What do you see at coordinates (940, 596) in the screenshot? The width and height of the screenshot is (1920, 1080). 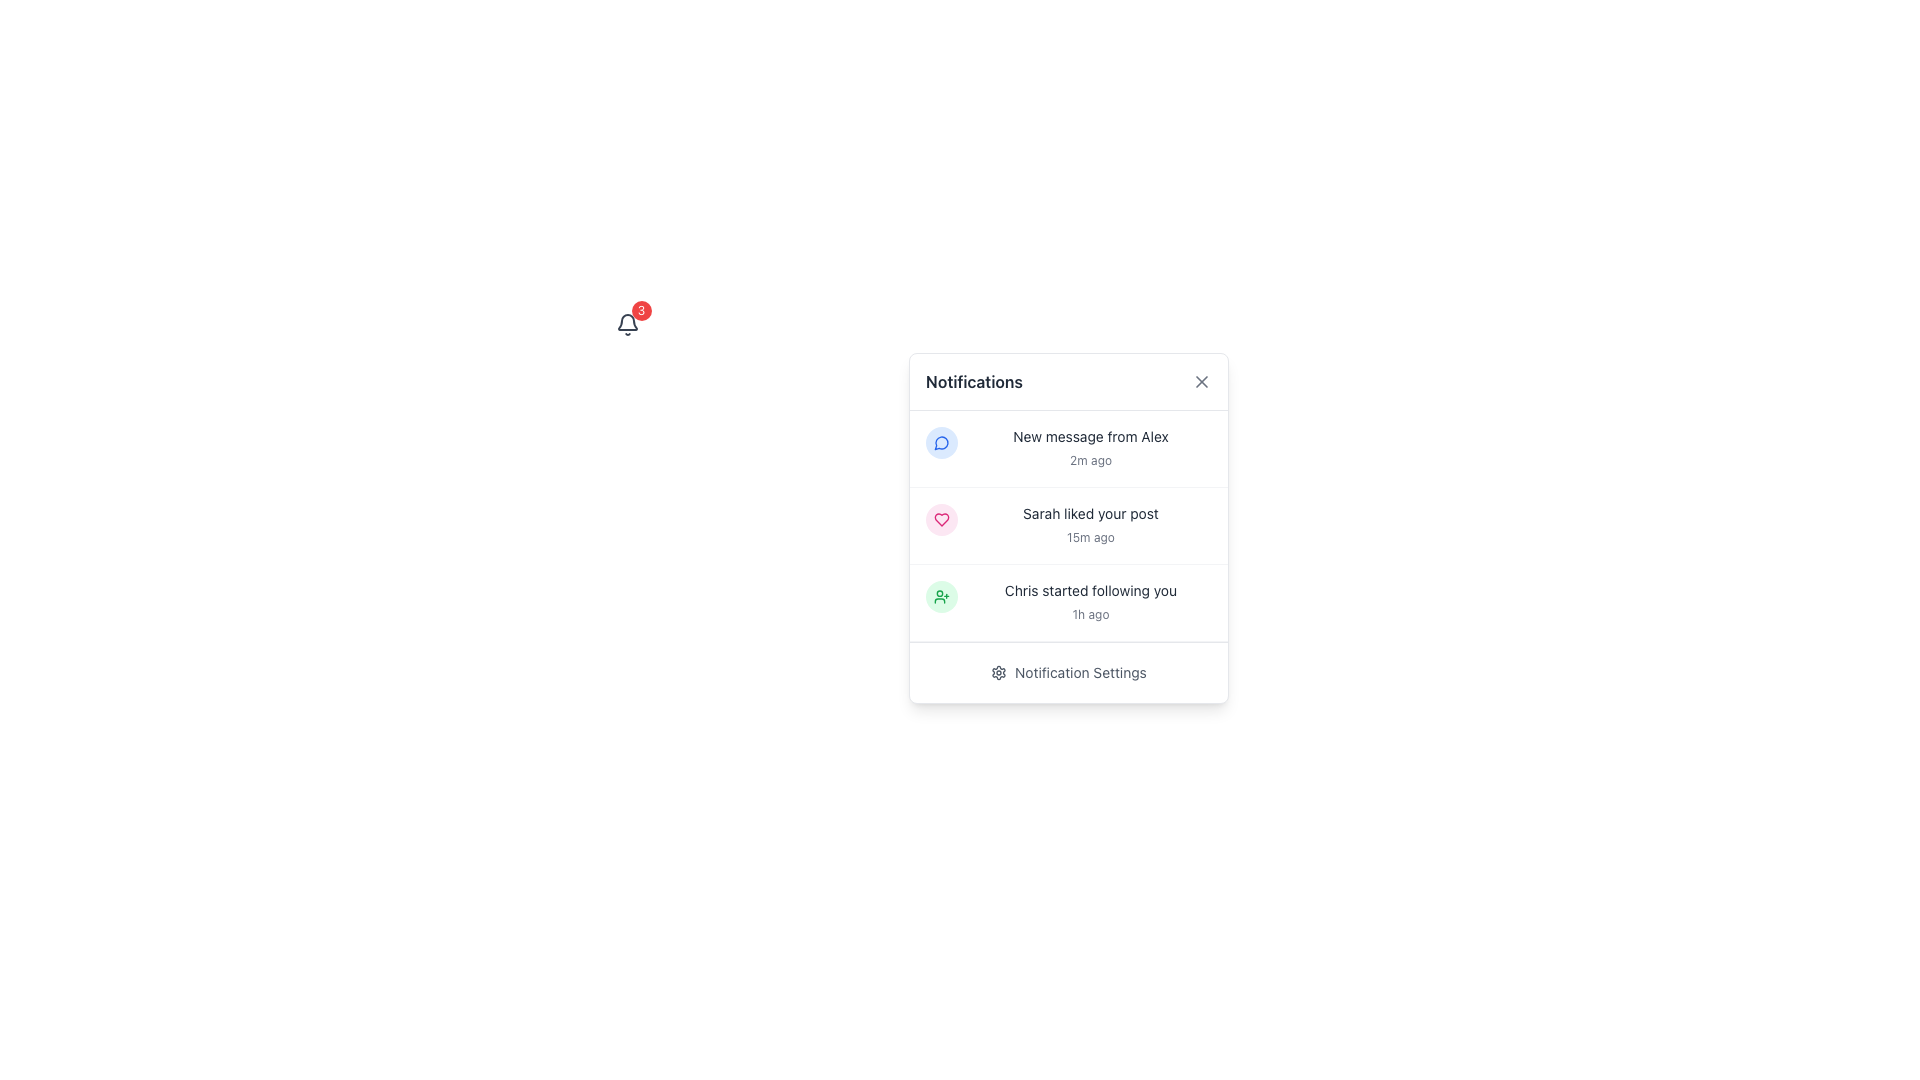 I see `the green circular icon with a user silhouette and '+' symbol, located to the left of the notification text 'Chris started following you'` at bounding box center [940, 596].